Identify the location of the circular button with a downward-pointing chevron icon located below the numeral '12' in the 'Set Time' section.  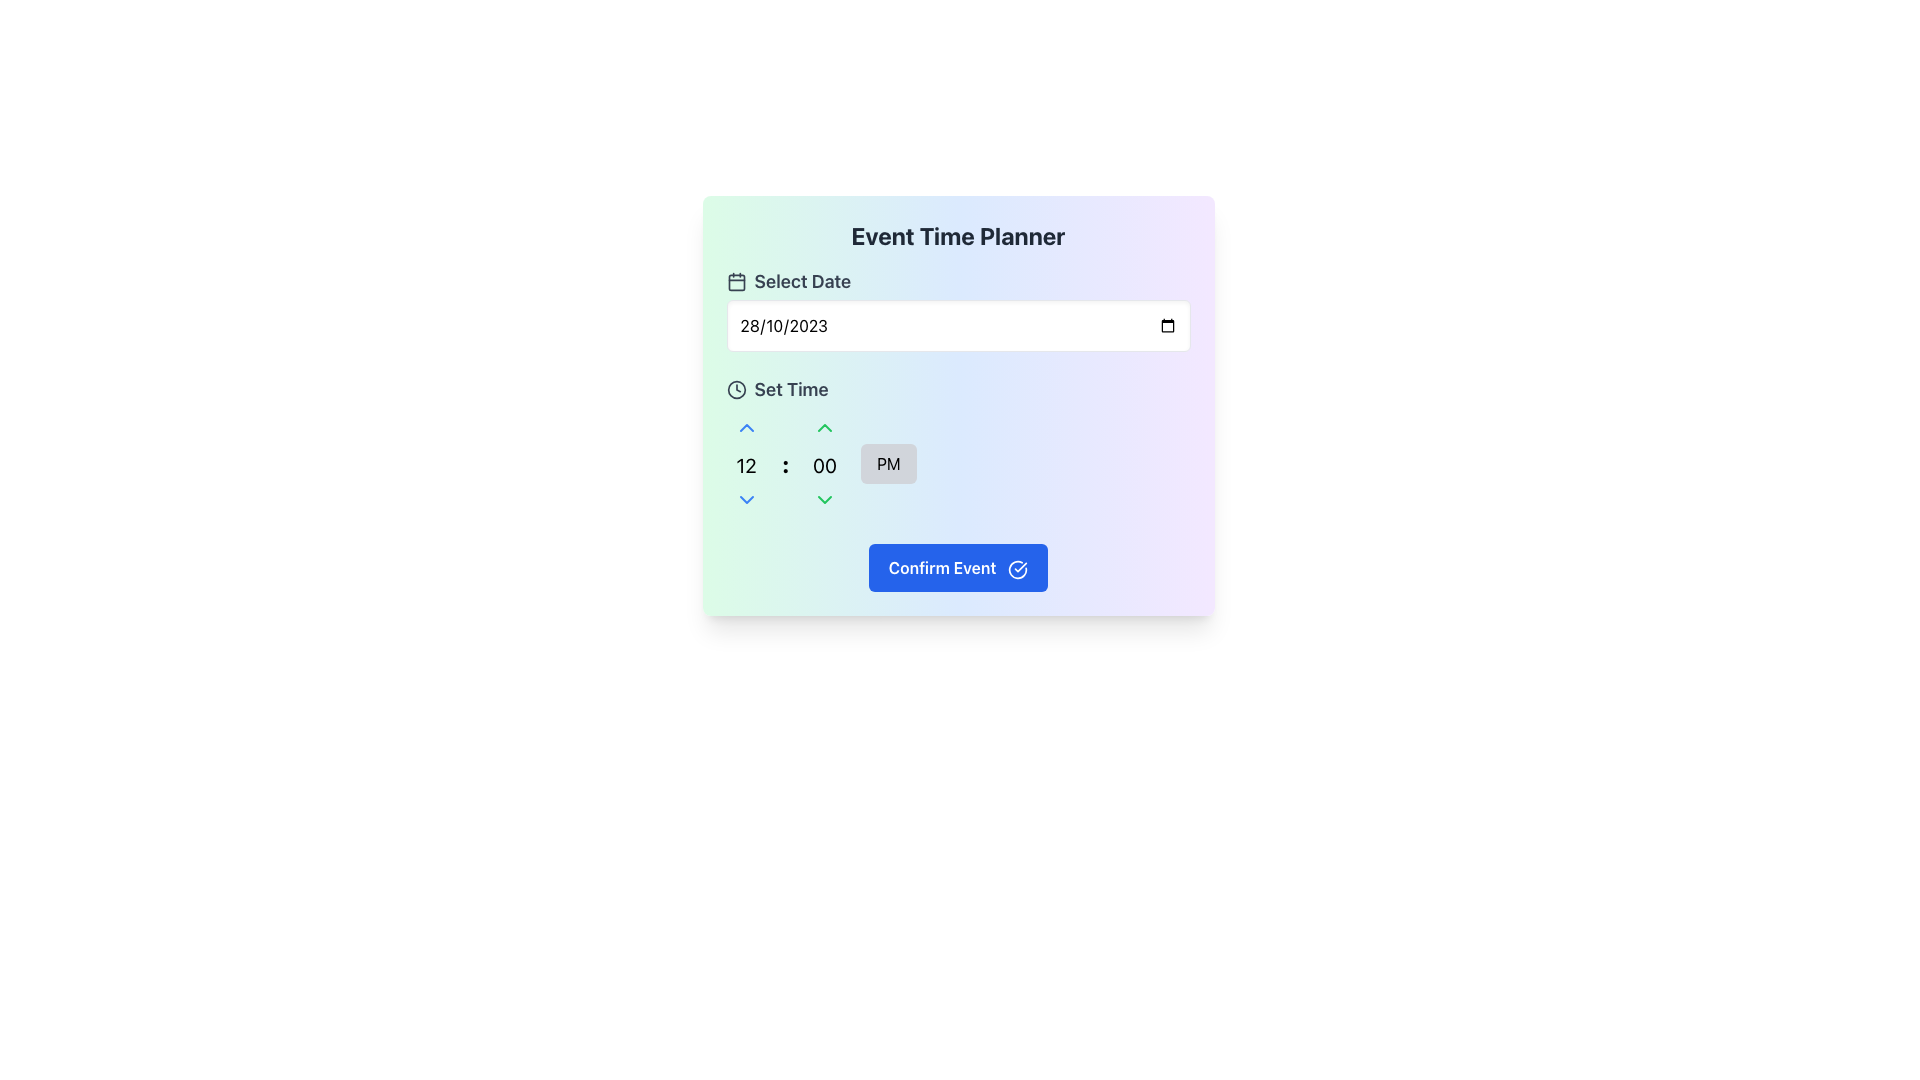
(745, 499).